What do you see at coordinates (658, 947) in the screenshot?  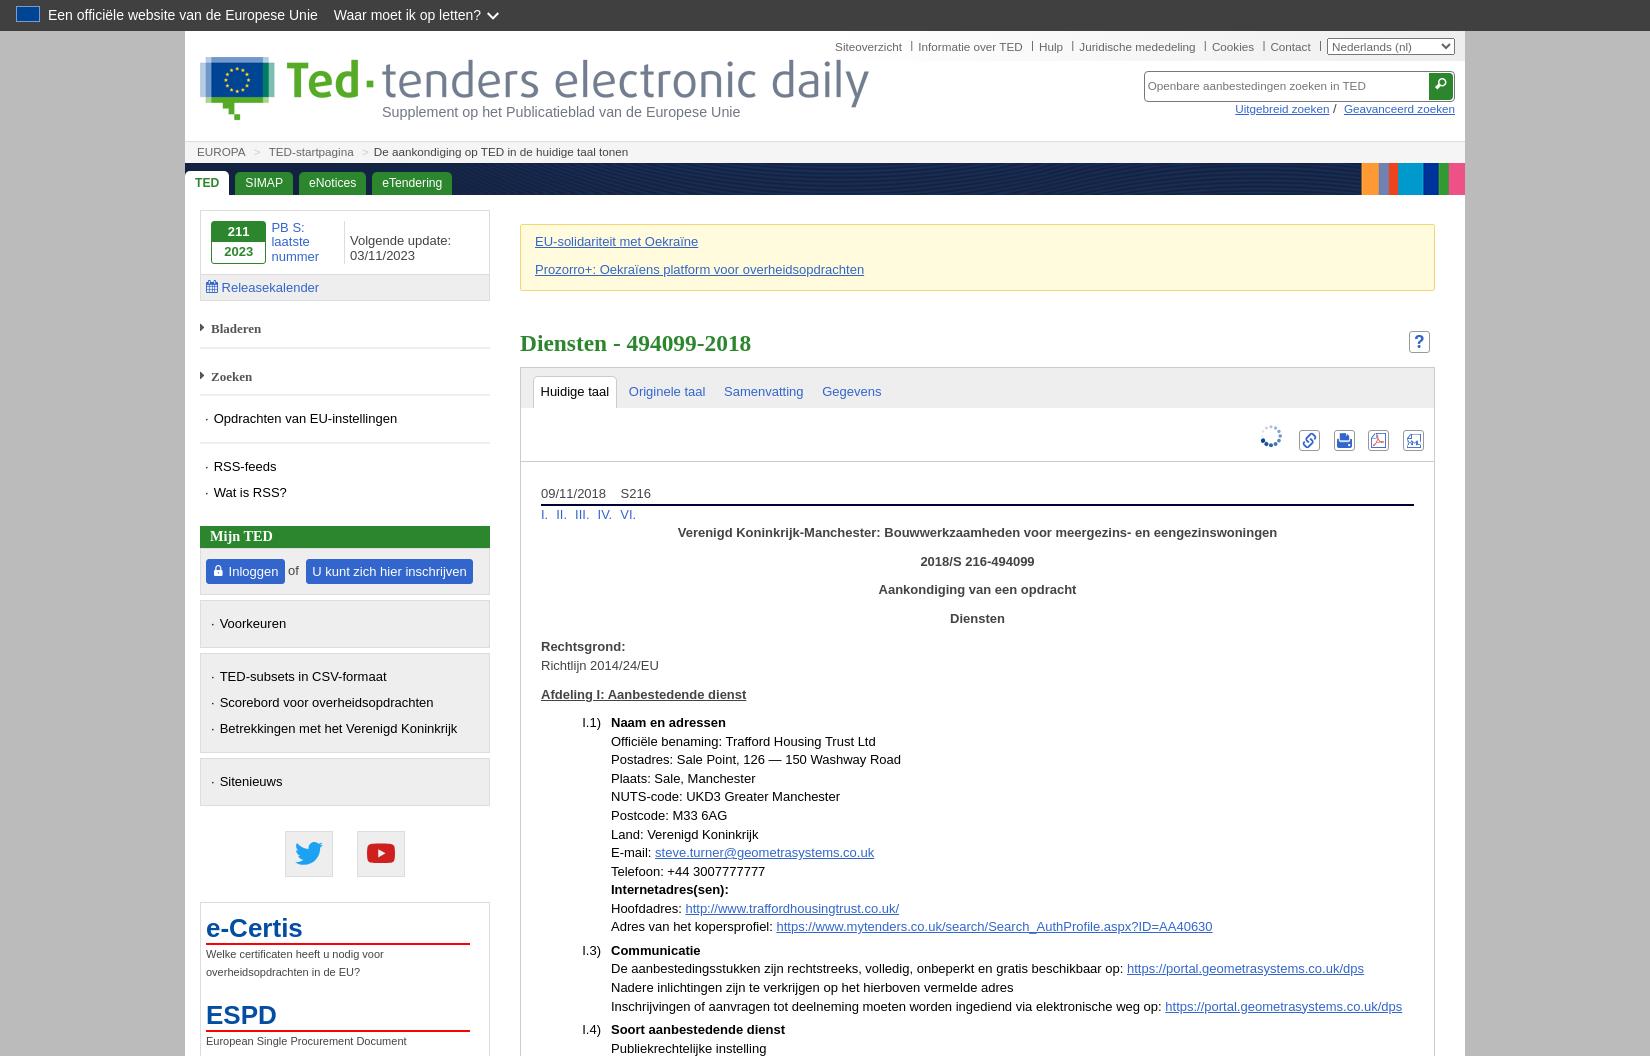 I see `'Type procedure'` at bounding box center [658, 947].